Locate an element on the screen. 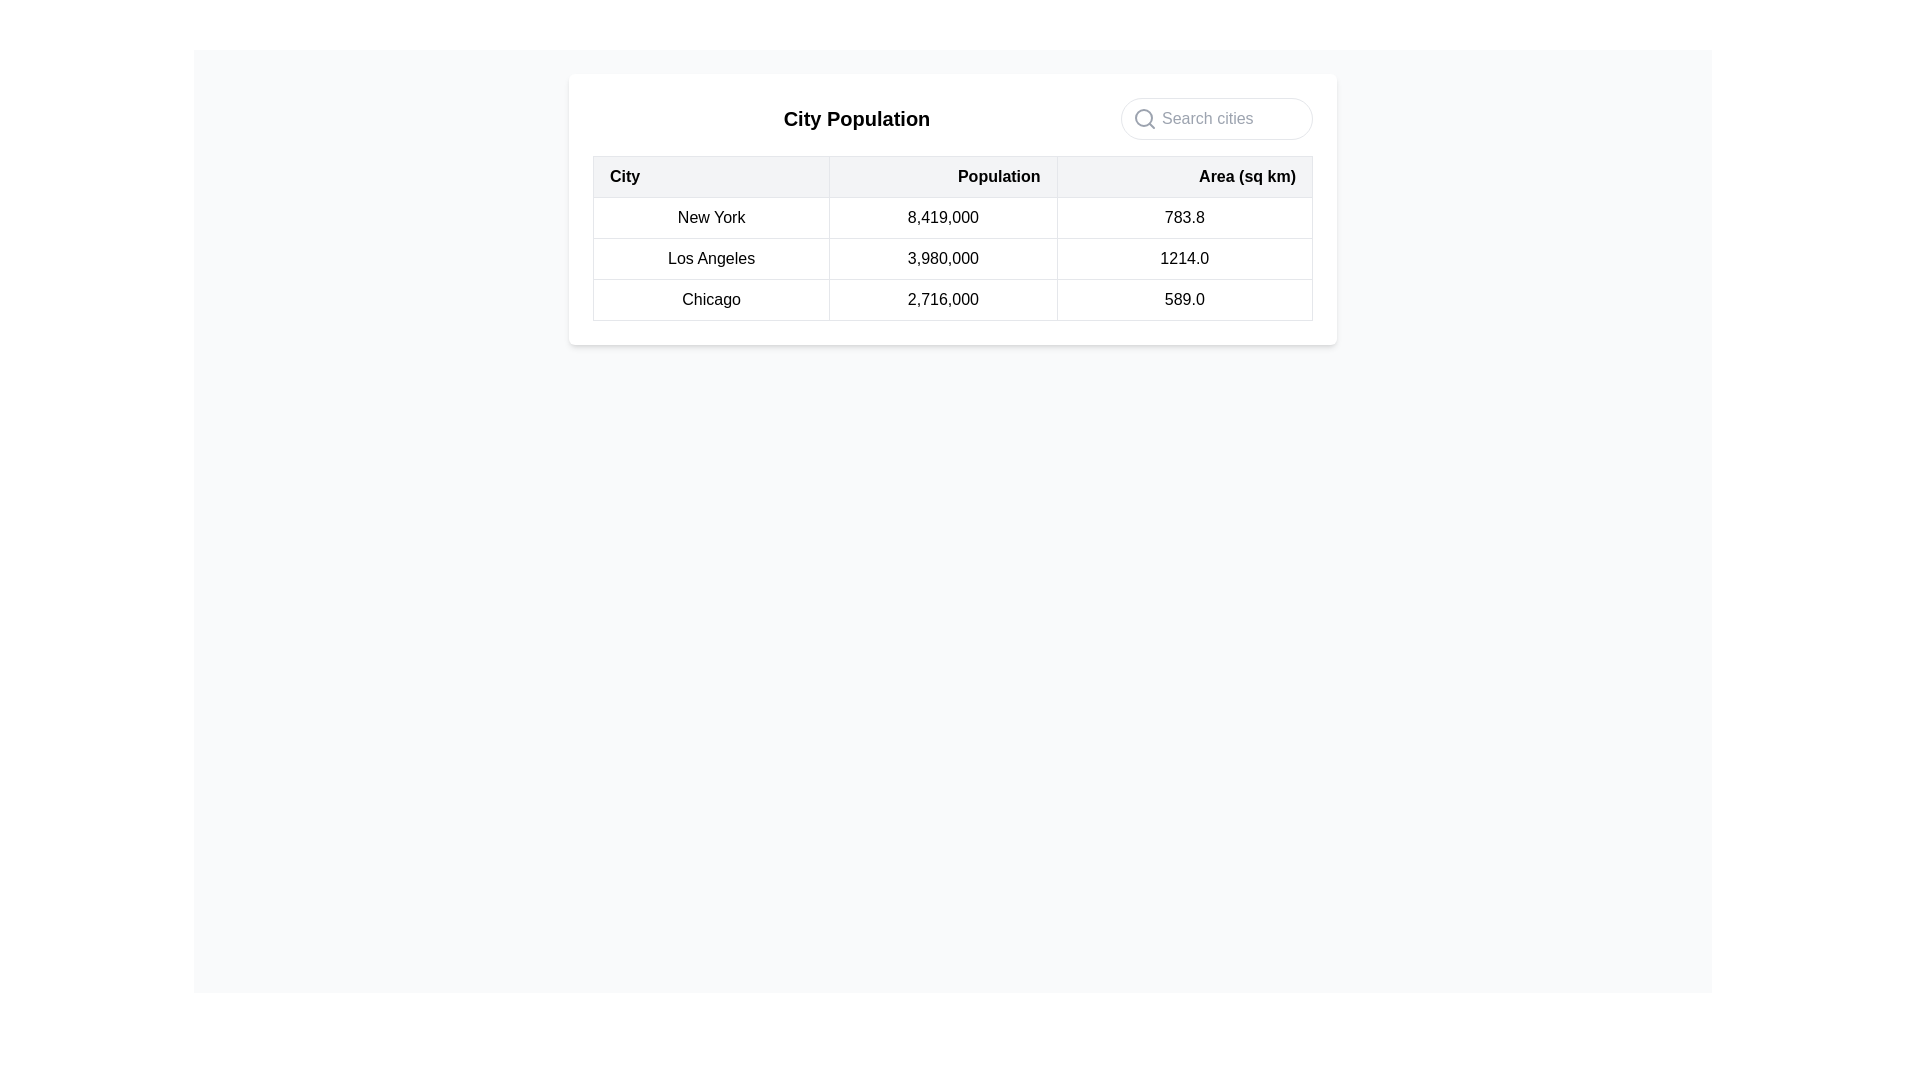 This screenshot has width=1920, height=1080. the non-interactive text field displaying the population of Chicago in the table, located centrally under the 'Population' column is located at coordinates (942, 300).